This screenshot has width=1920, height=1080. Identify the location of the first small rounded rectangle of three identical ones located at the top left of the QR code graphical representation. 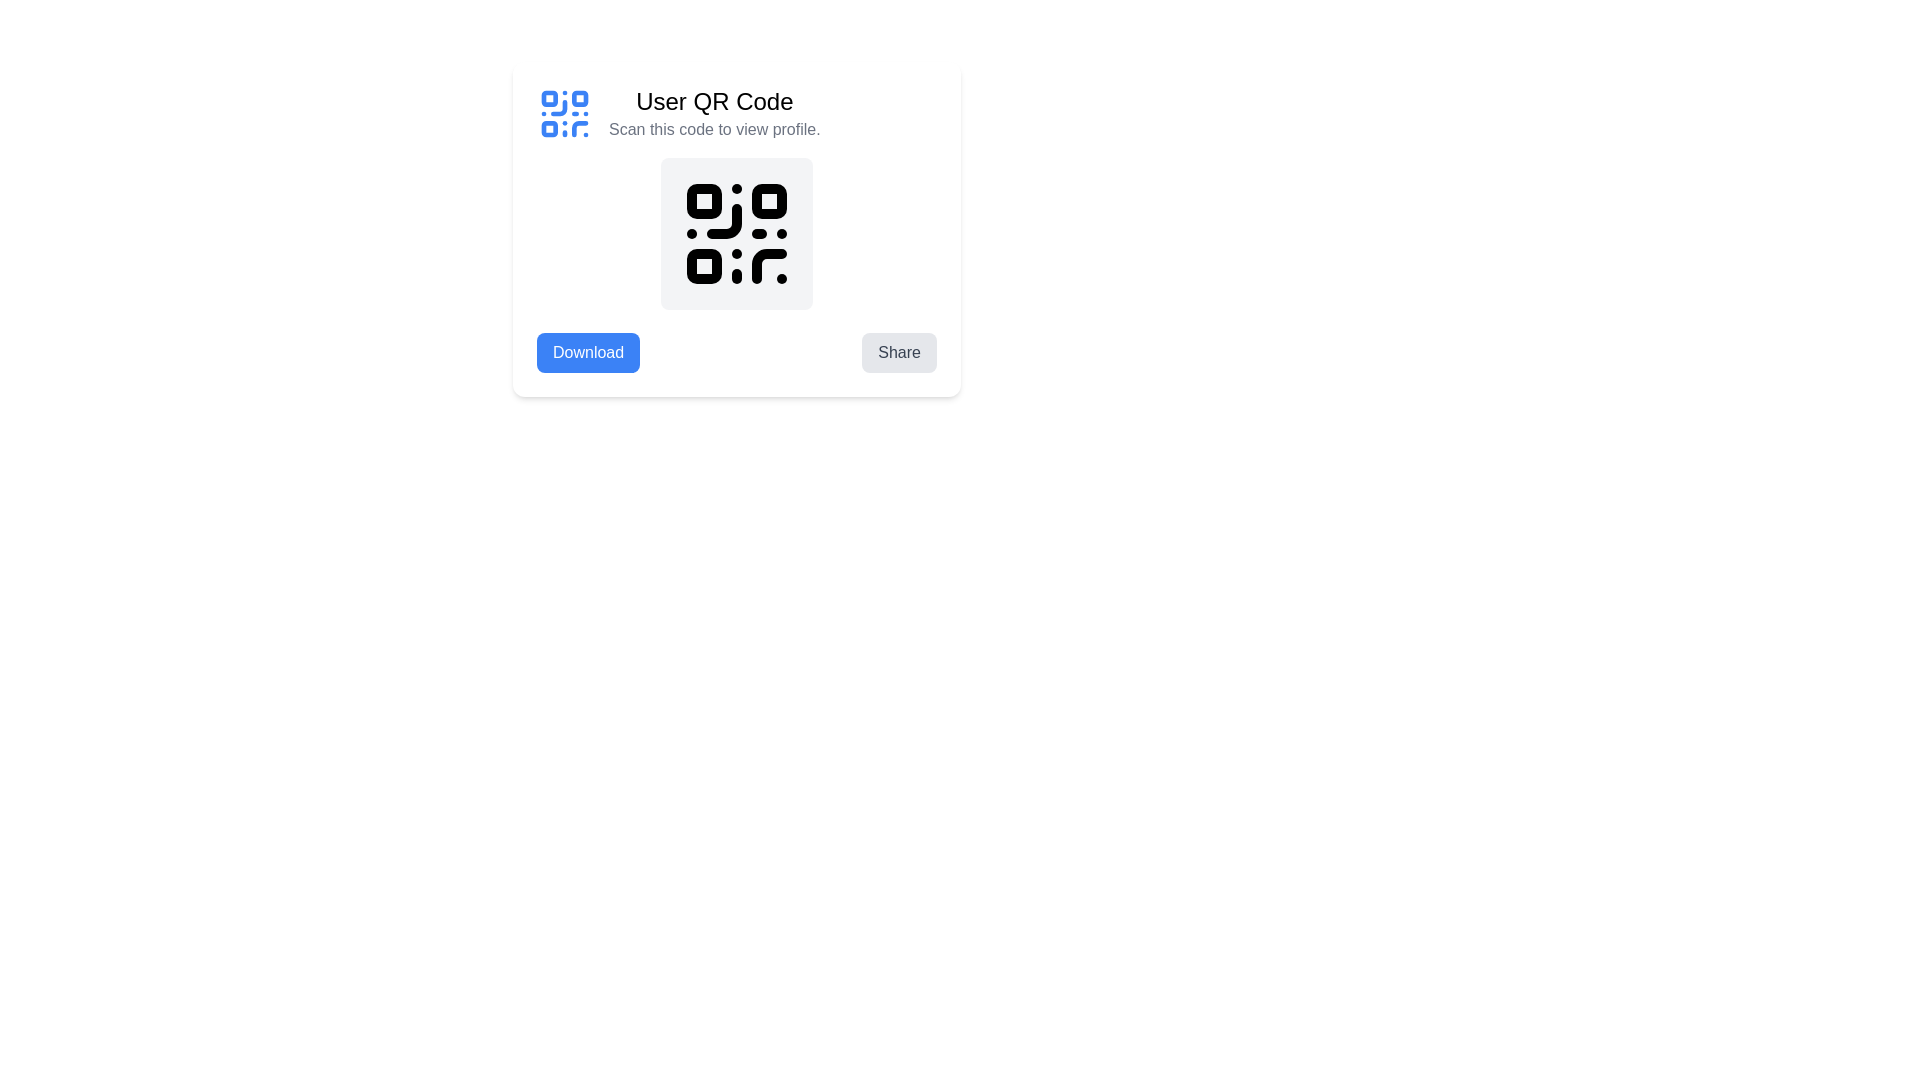
(704, 201).